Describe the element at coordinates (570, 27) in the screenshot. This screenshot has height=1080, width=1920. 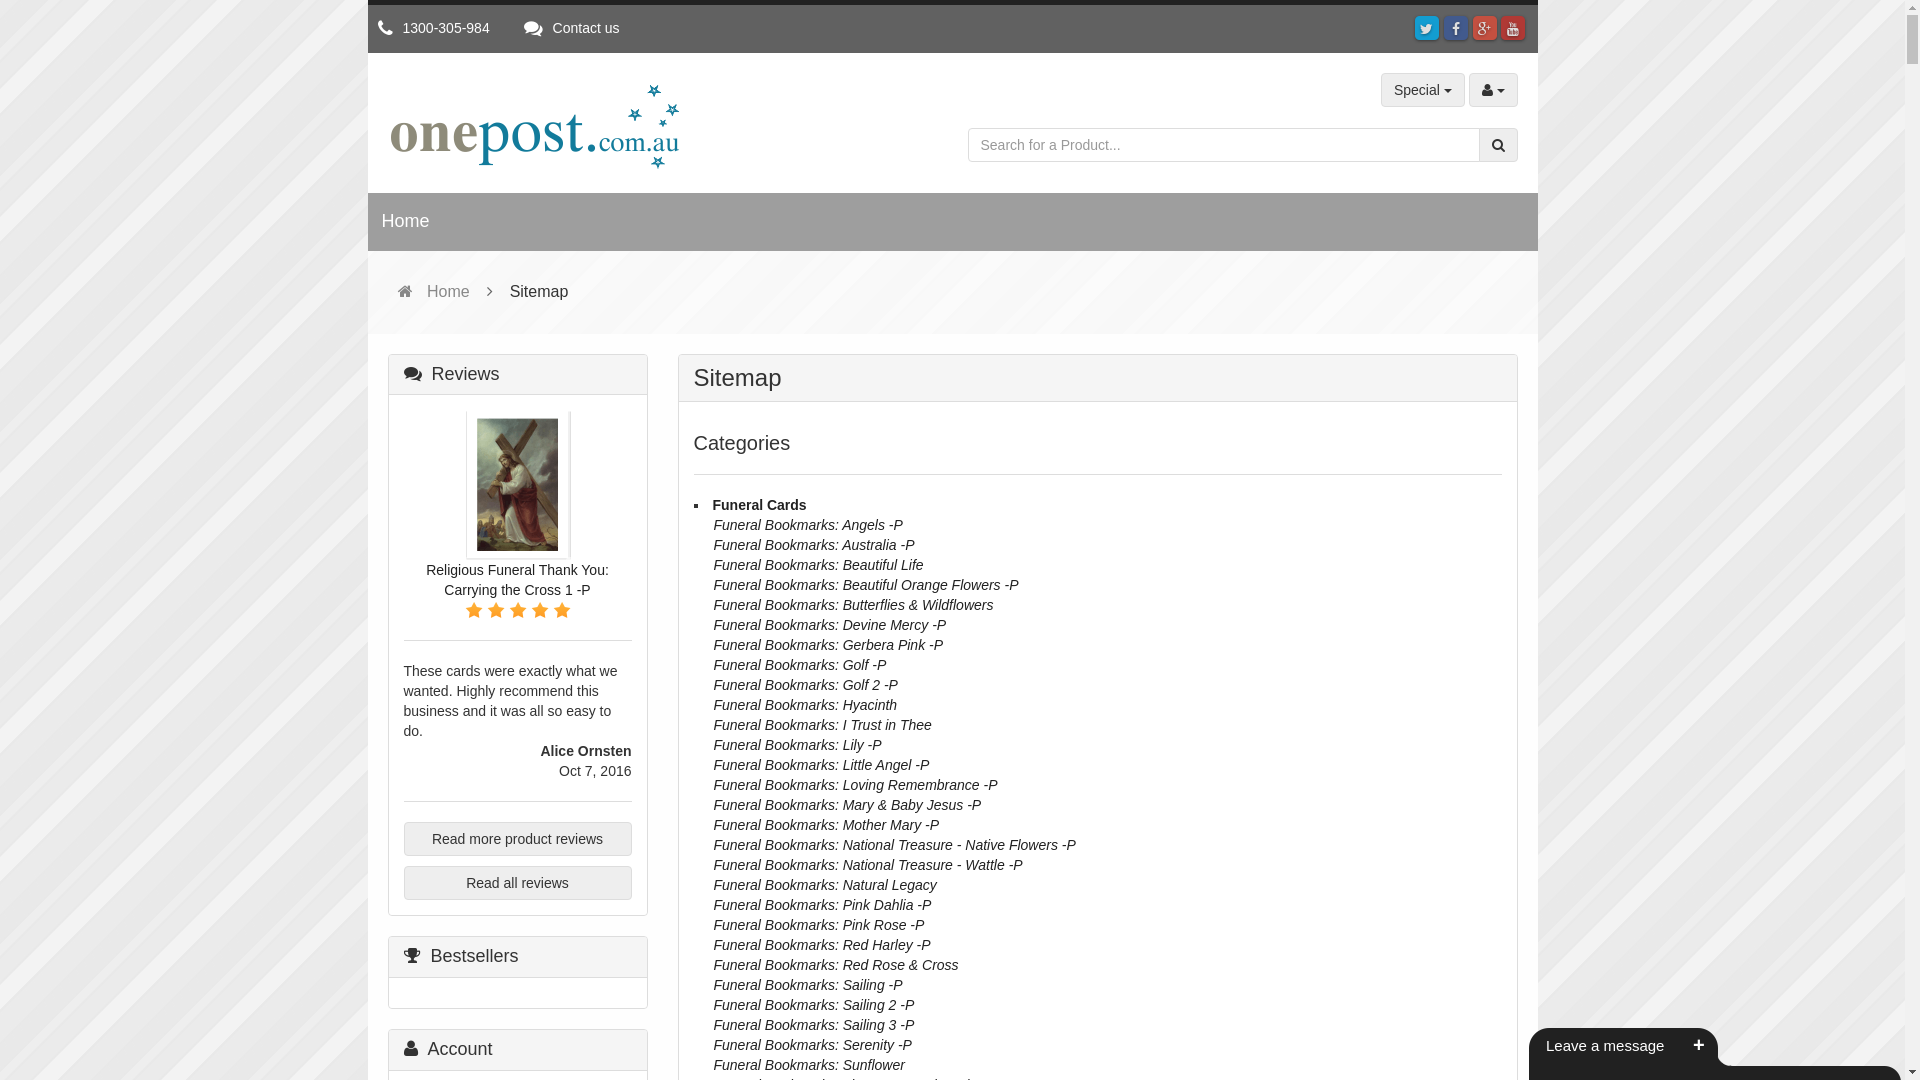
I see `'Contact us'` at that location.